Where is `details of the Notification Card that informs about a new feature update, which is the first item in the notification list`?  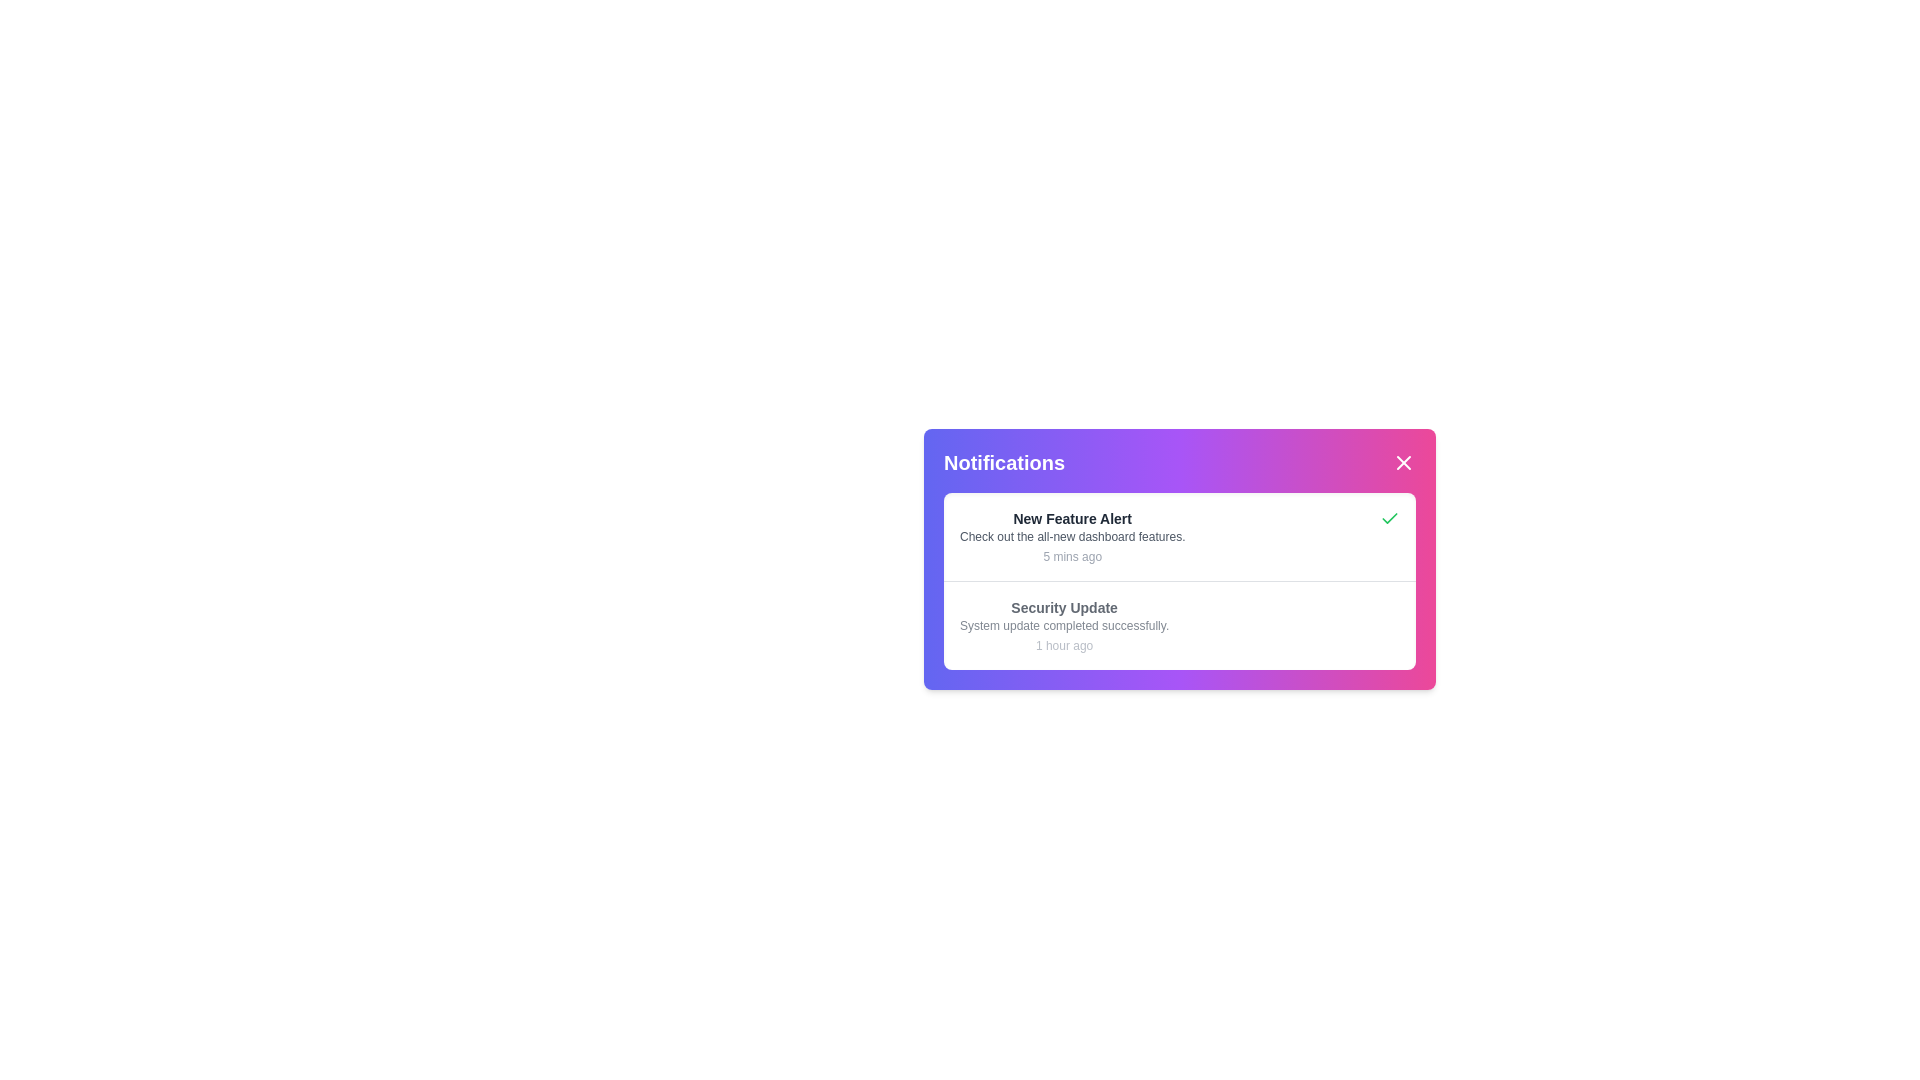 details of the Notification Card that informs about a new feature update, which is the first item in the notification list is located at coordinates (1180, 535).